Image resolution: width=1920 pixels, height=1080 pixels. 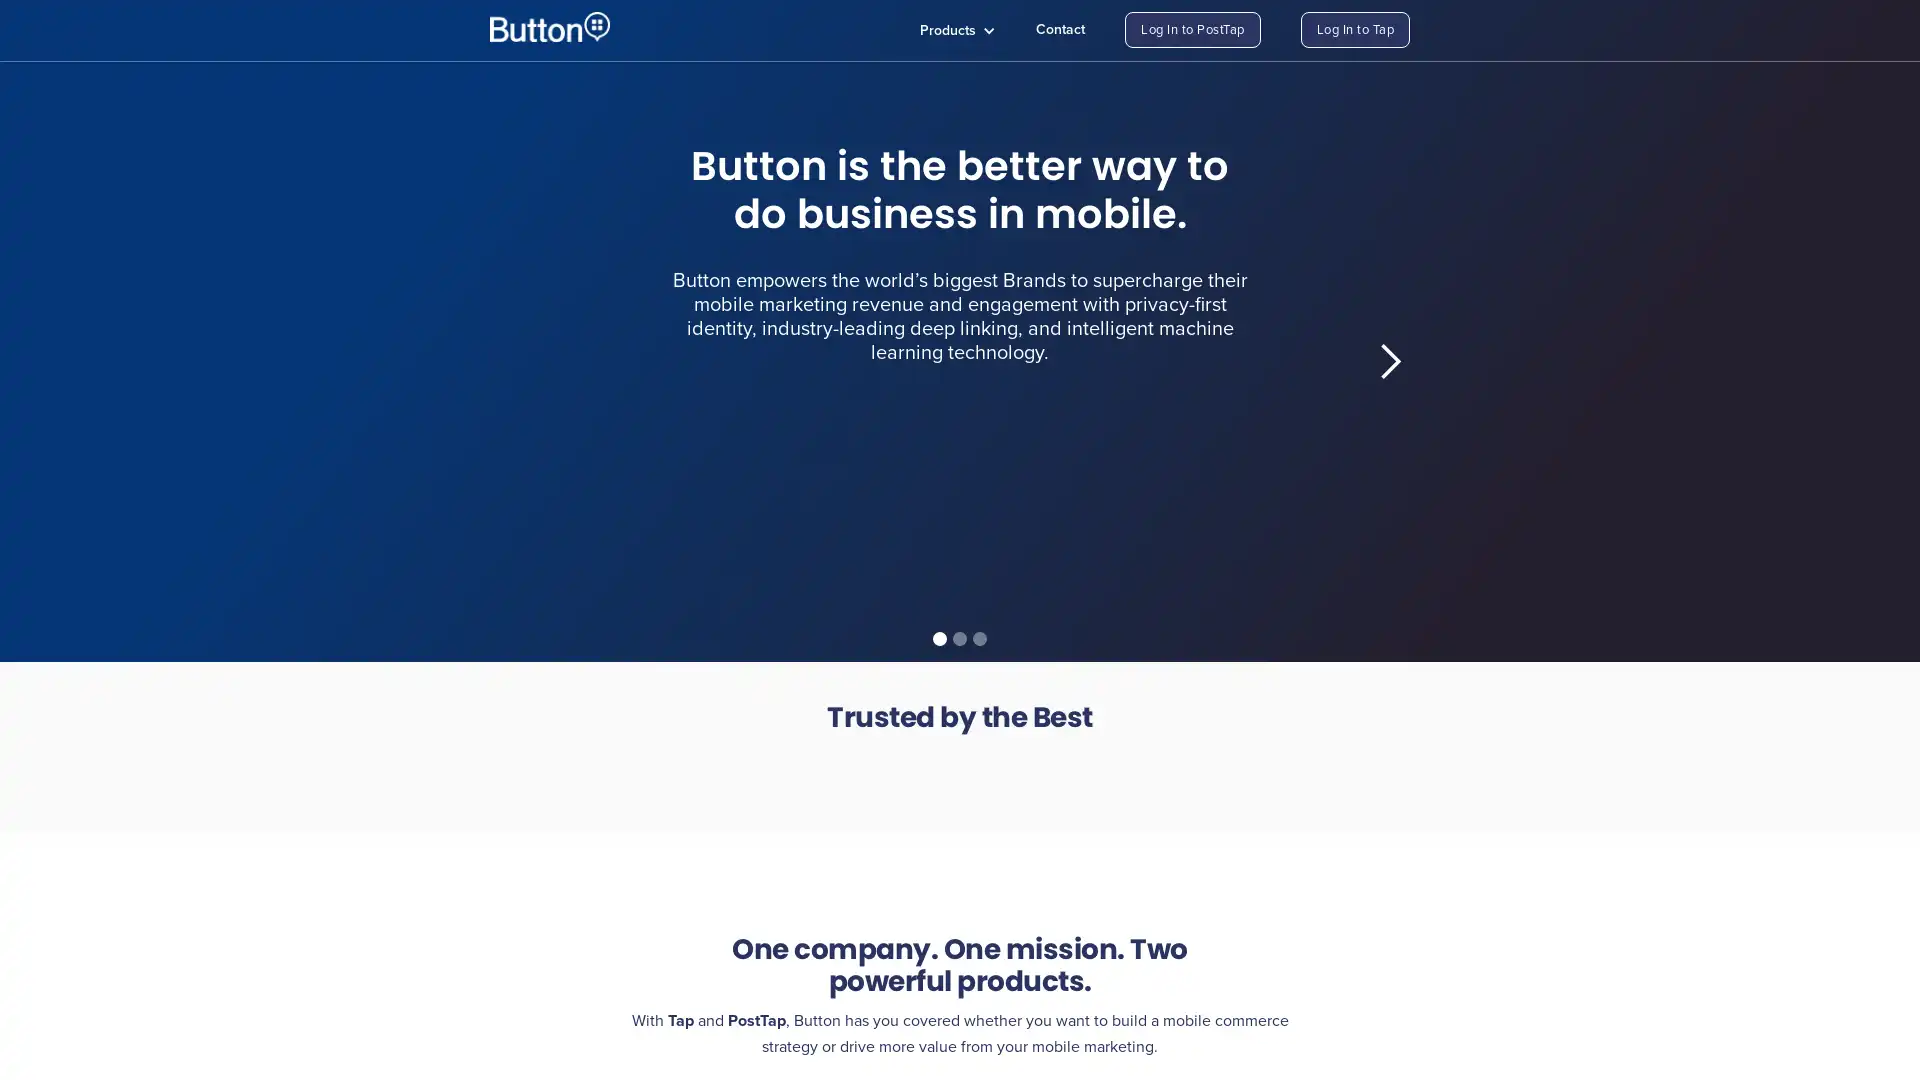 What do you see at coordinates (939, 639) in the screenshot?
I see `Show slide 1 of 3` at bounding box center [939, 639].